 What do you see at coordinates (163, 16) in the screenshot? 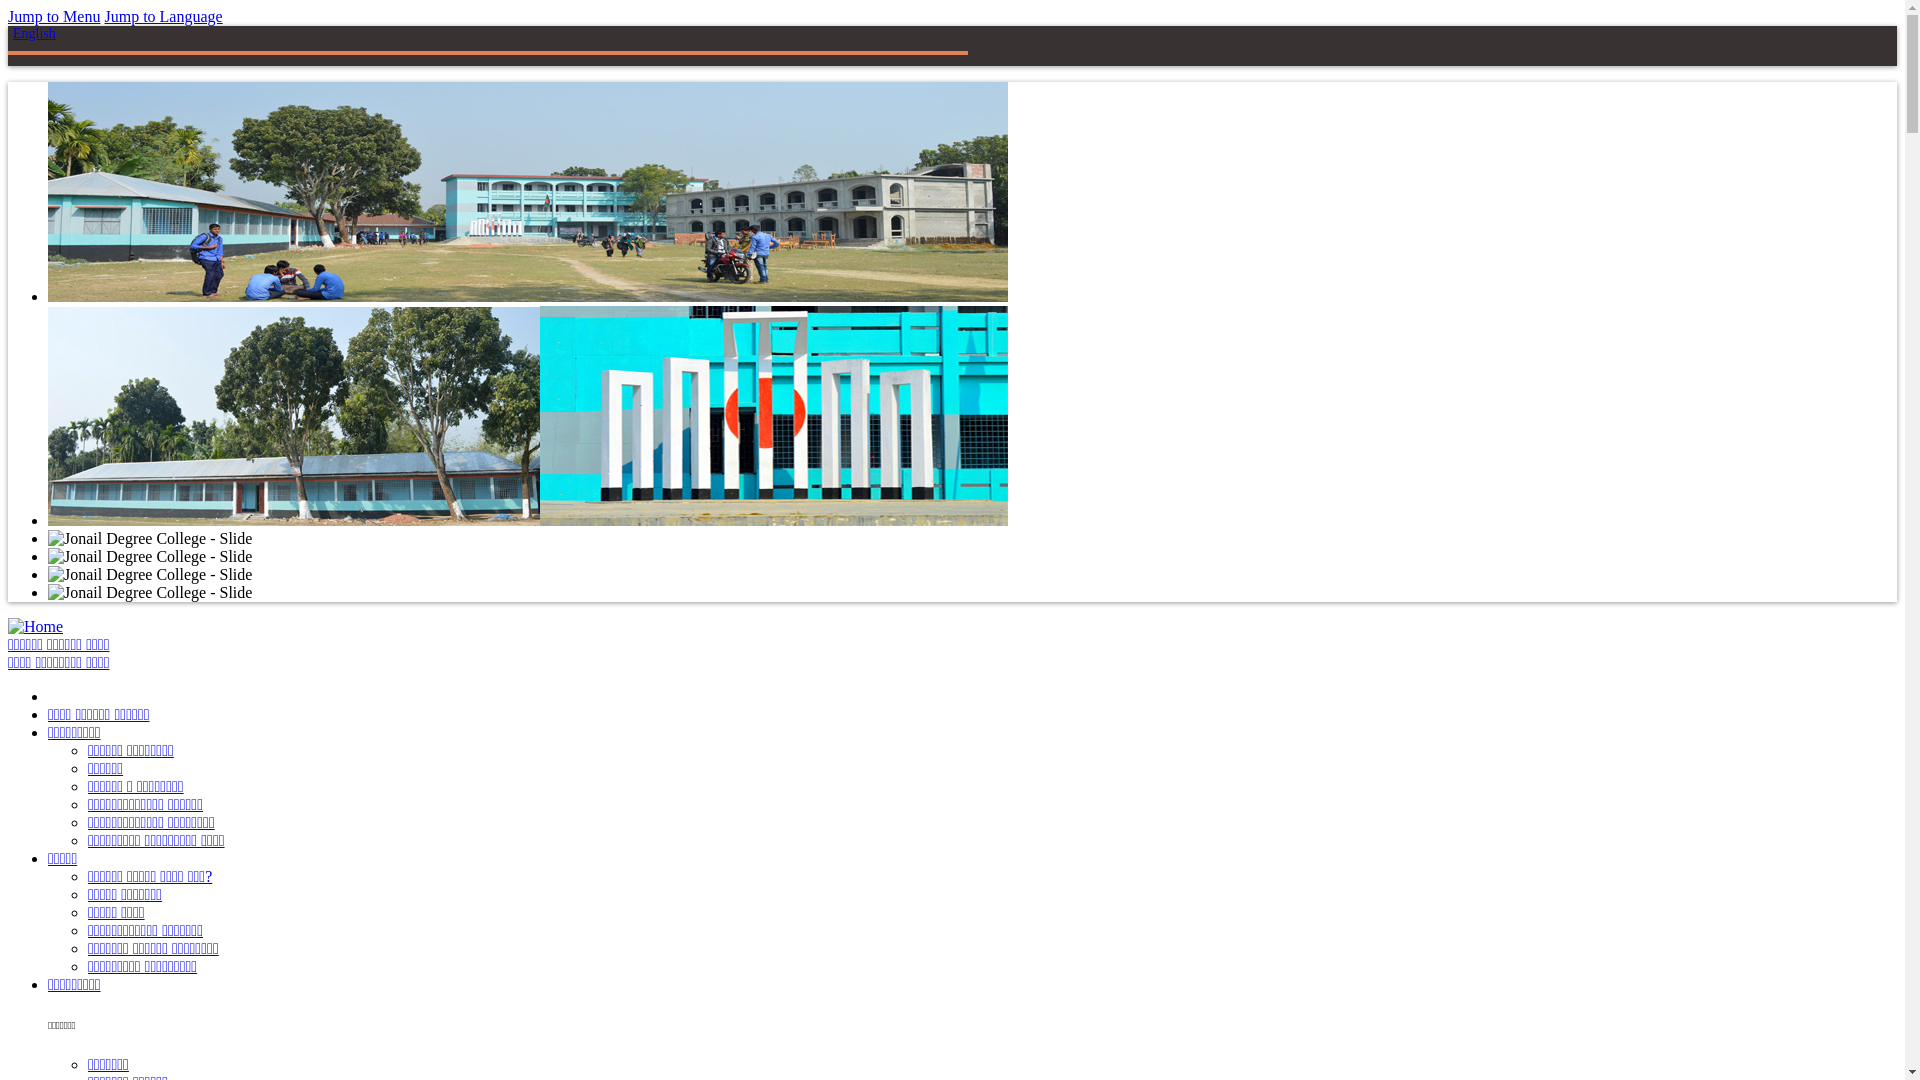
I see `'Jump to Language'` at bounding box center [163, 16].